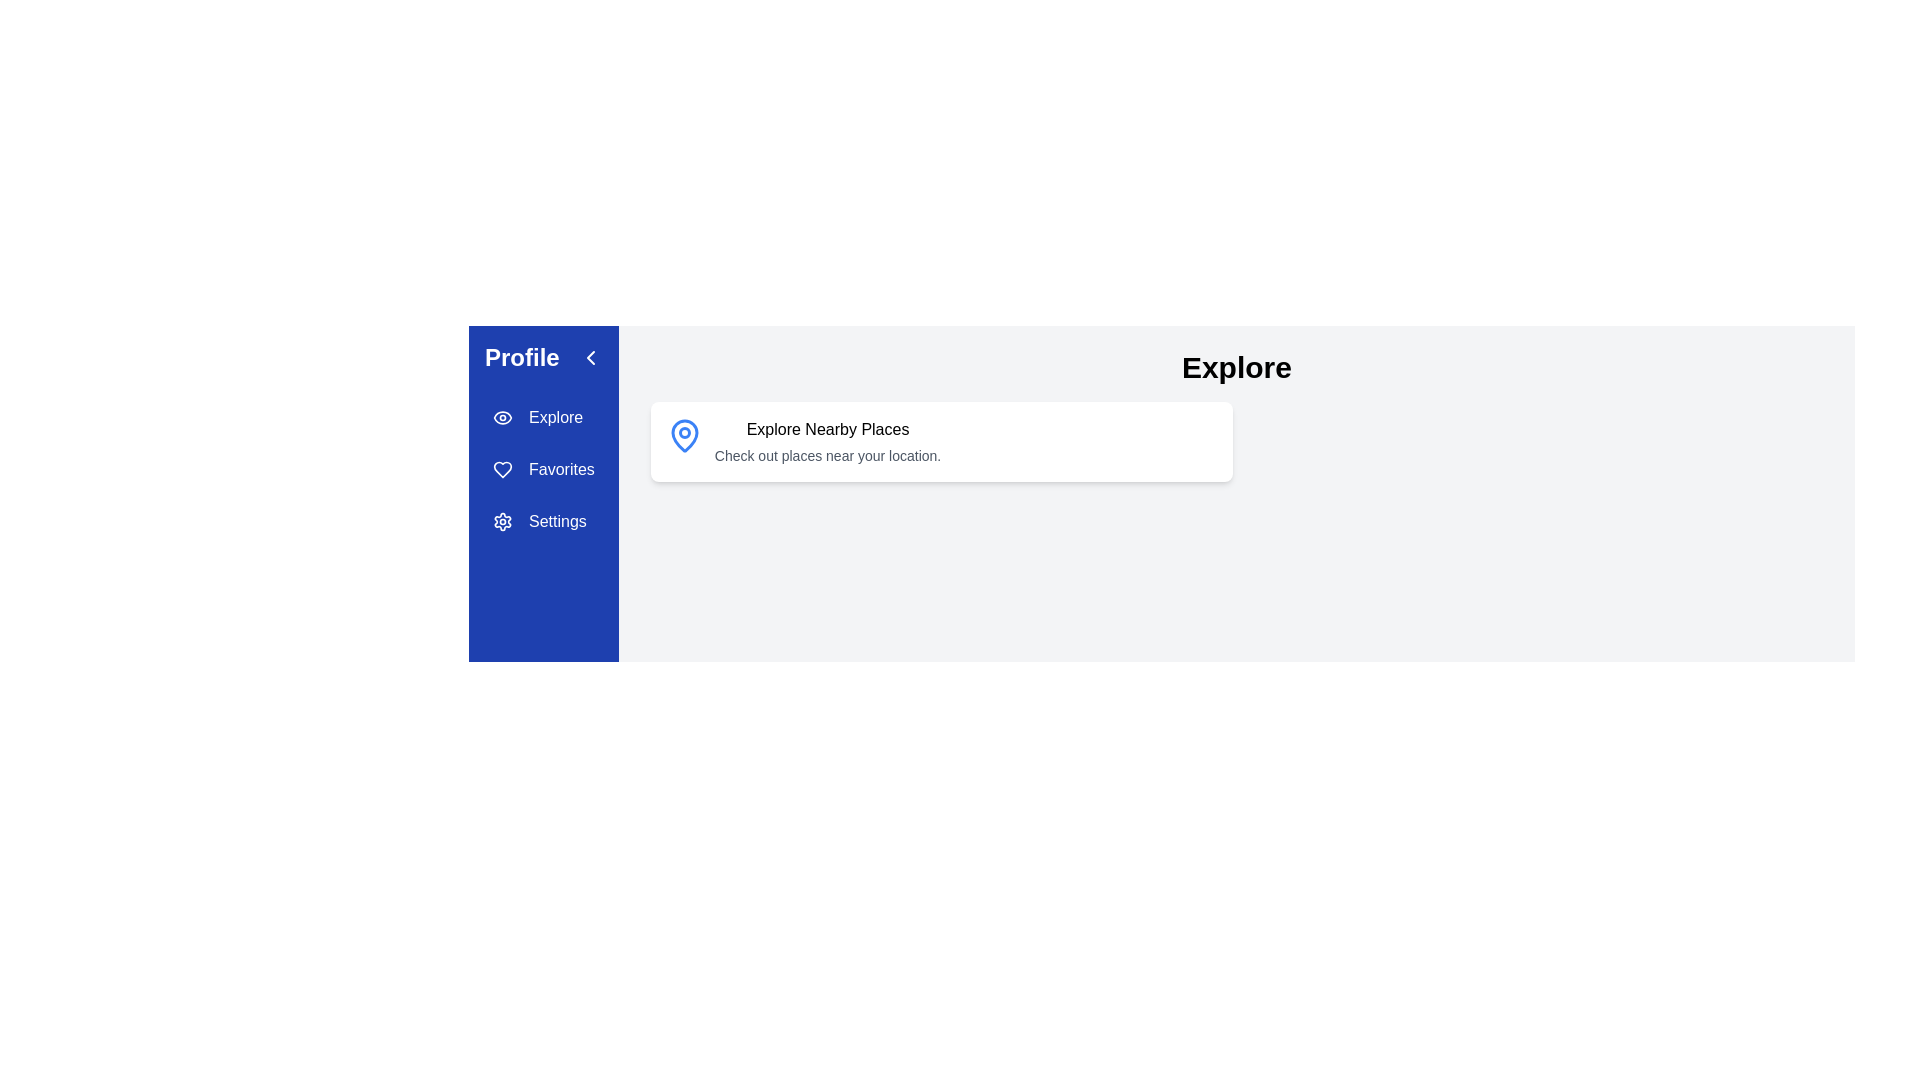 The height and width of the screenshot is (1080, 1920). I want to click on the decorative Icon component within the location pin graphic on the left side of the 'Explore Nearby Places' card, so click(684, 434).